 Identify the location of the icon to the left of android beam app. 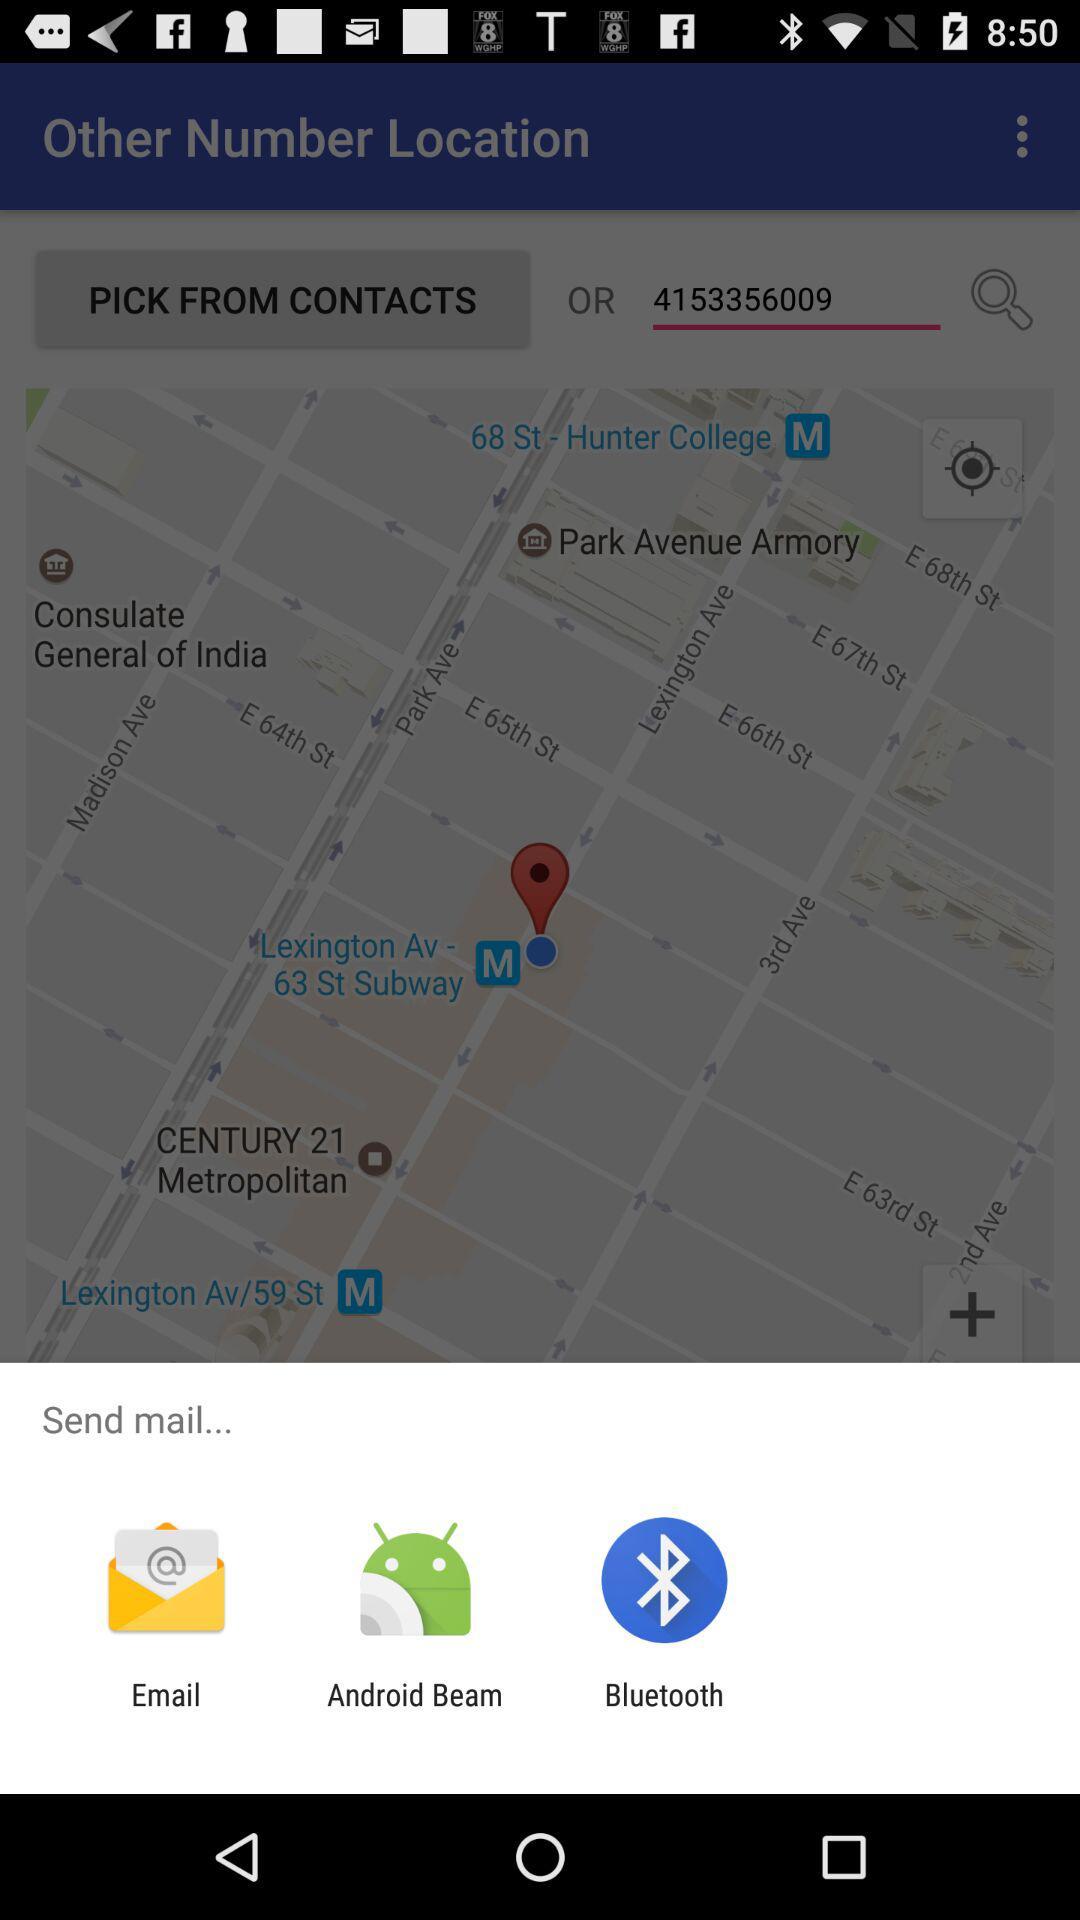
(165, 1711).